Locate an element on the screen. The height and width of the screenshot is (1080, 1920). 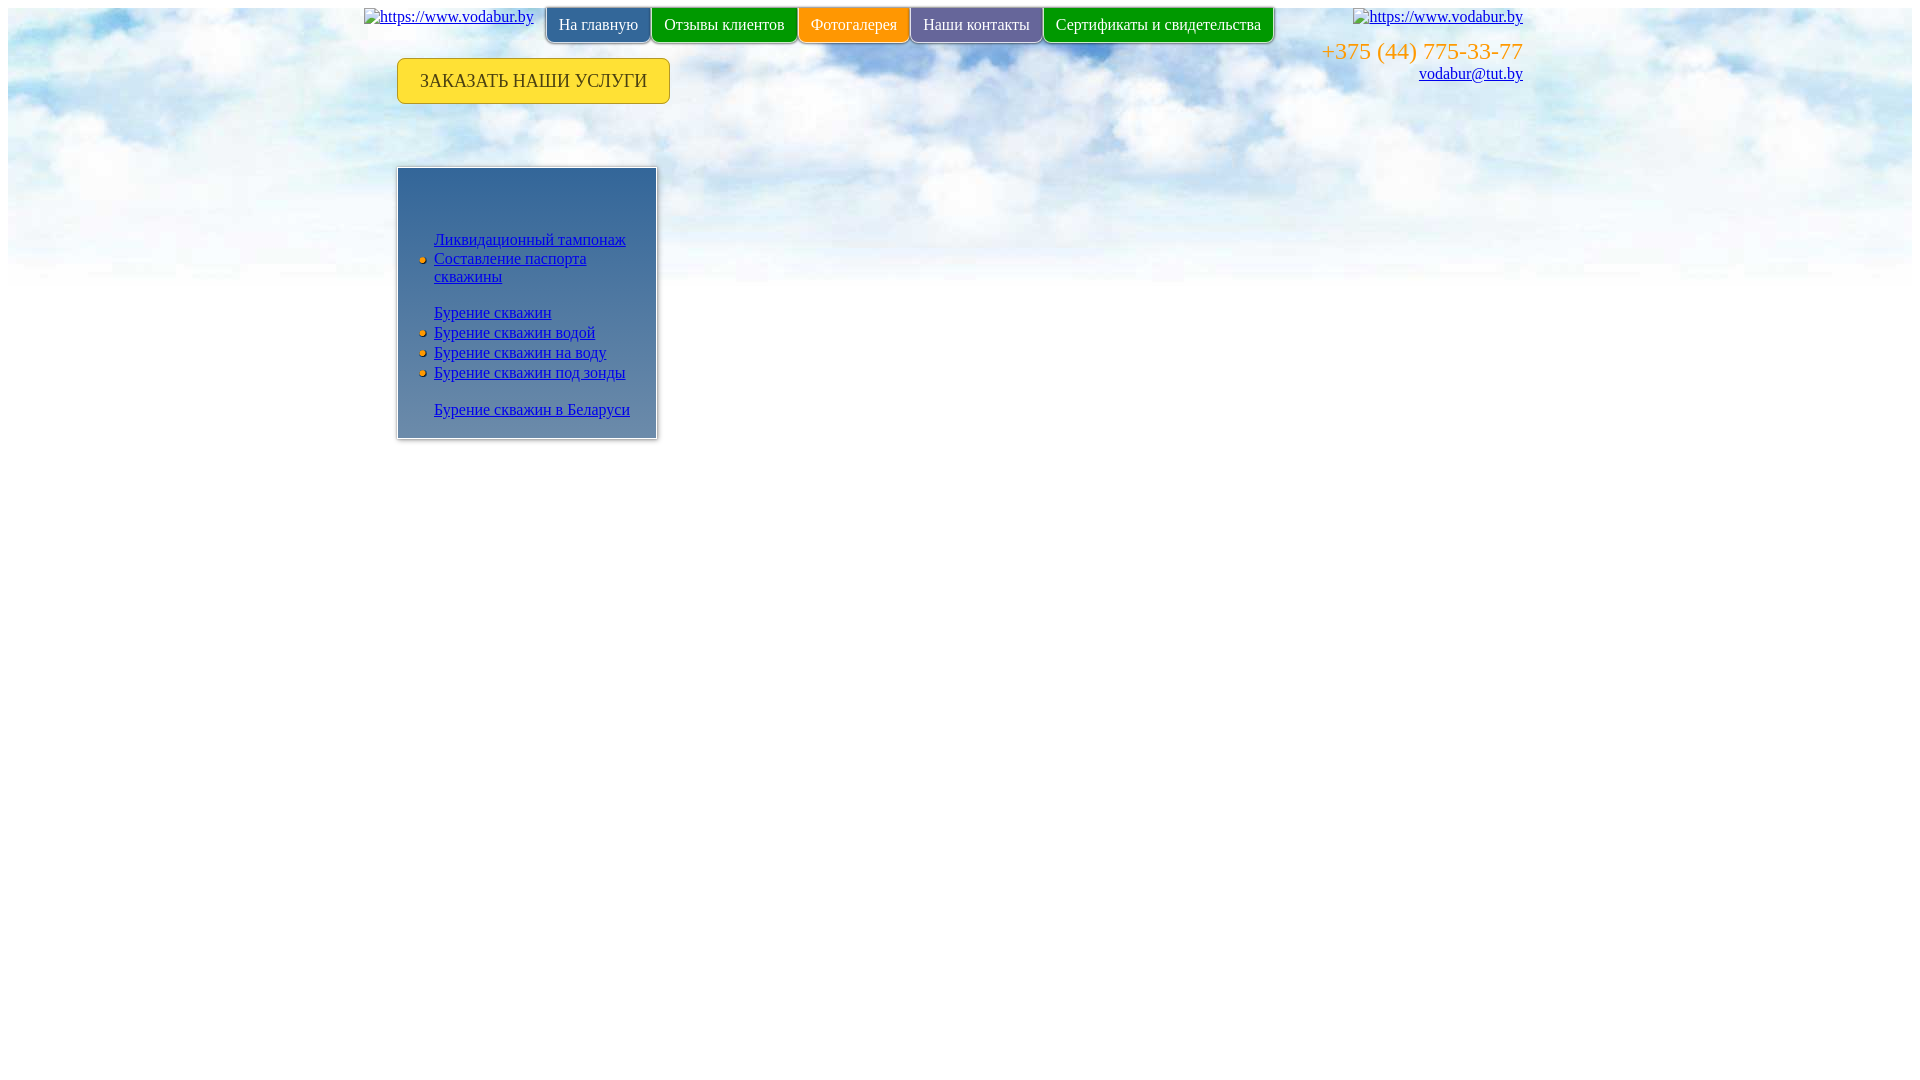
'https://www.vodabur.by' is located at coordinates (1437, 16).